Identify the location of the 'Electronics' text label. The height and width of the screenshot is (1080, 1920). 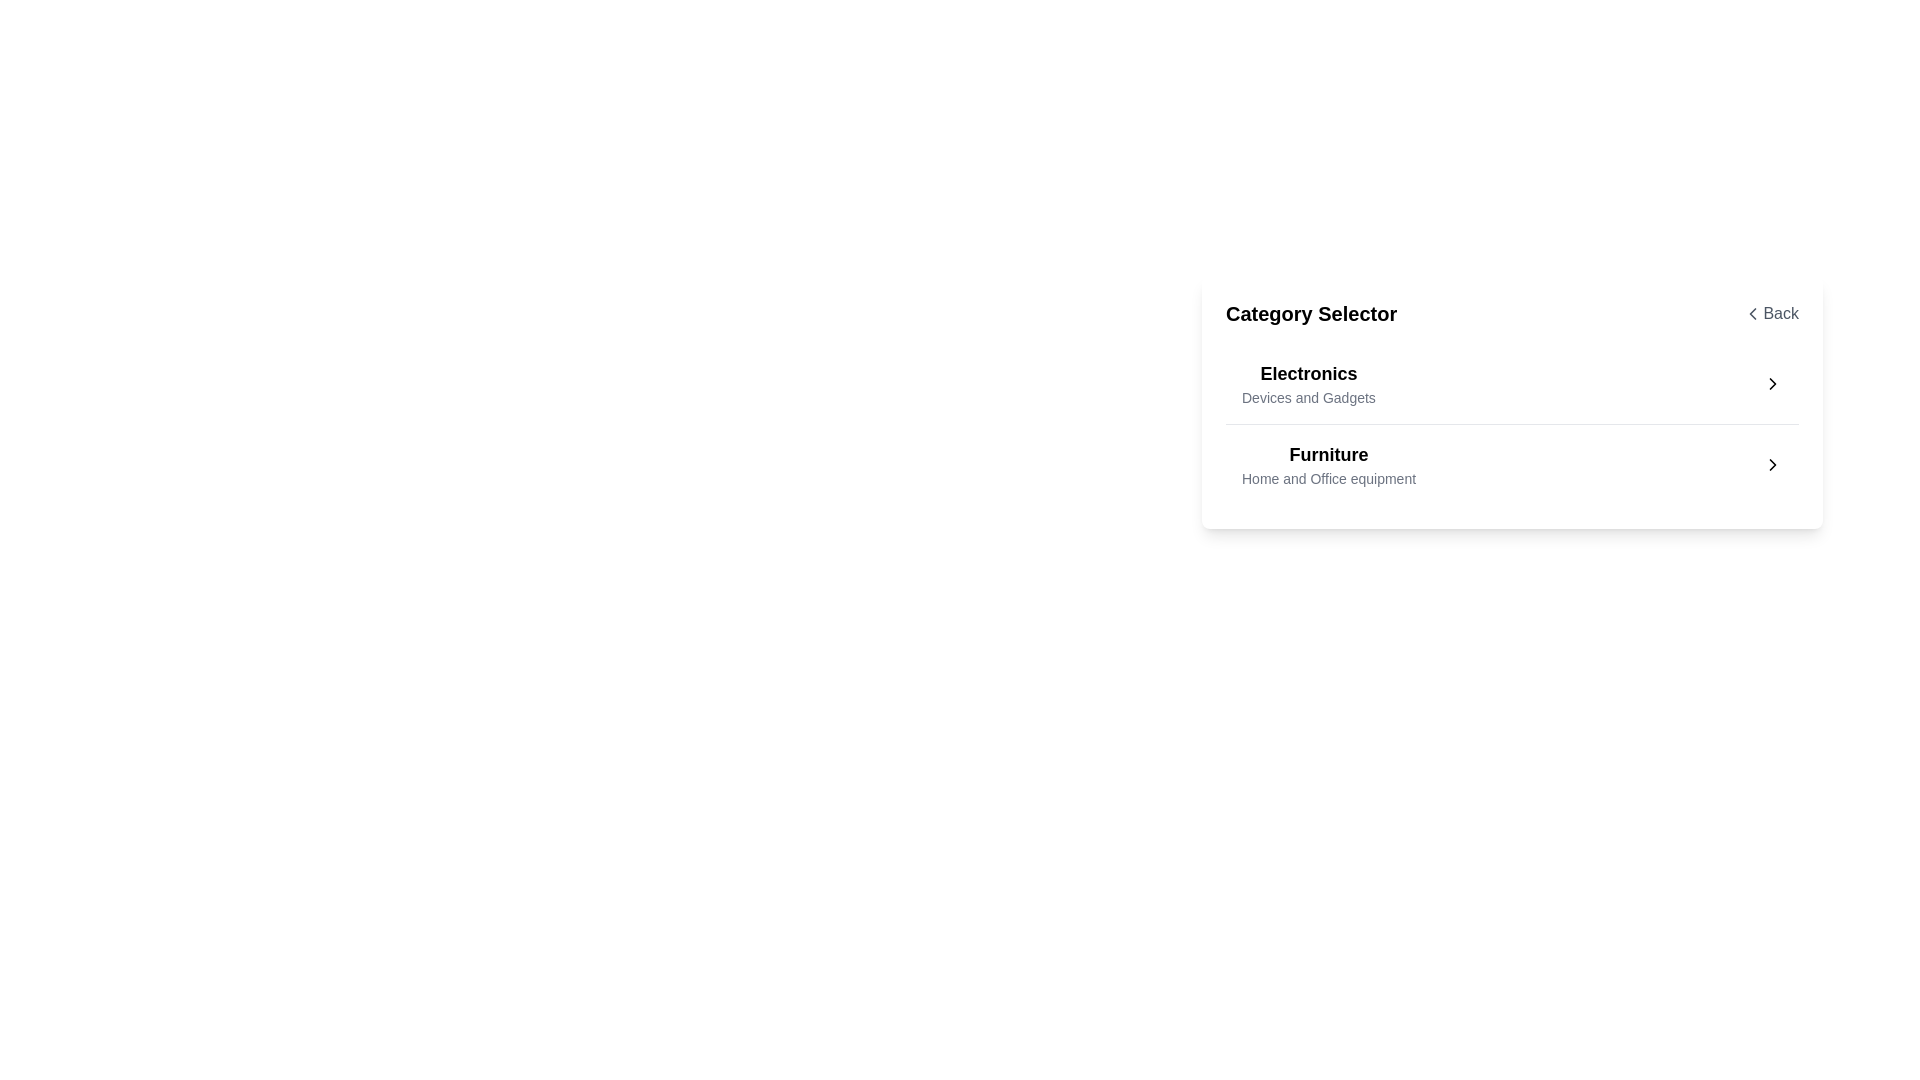
(1308, 384).